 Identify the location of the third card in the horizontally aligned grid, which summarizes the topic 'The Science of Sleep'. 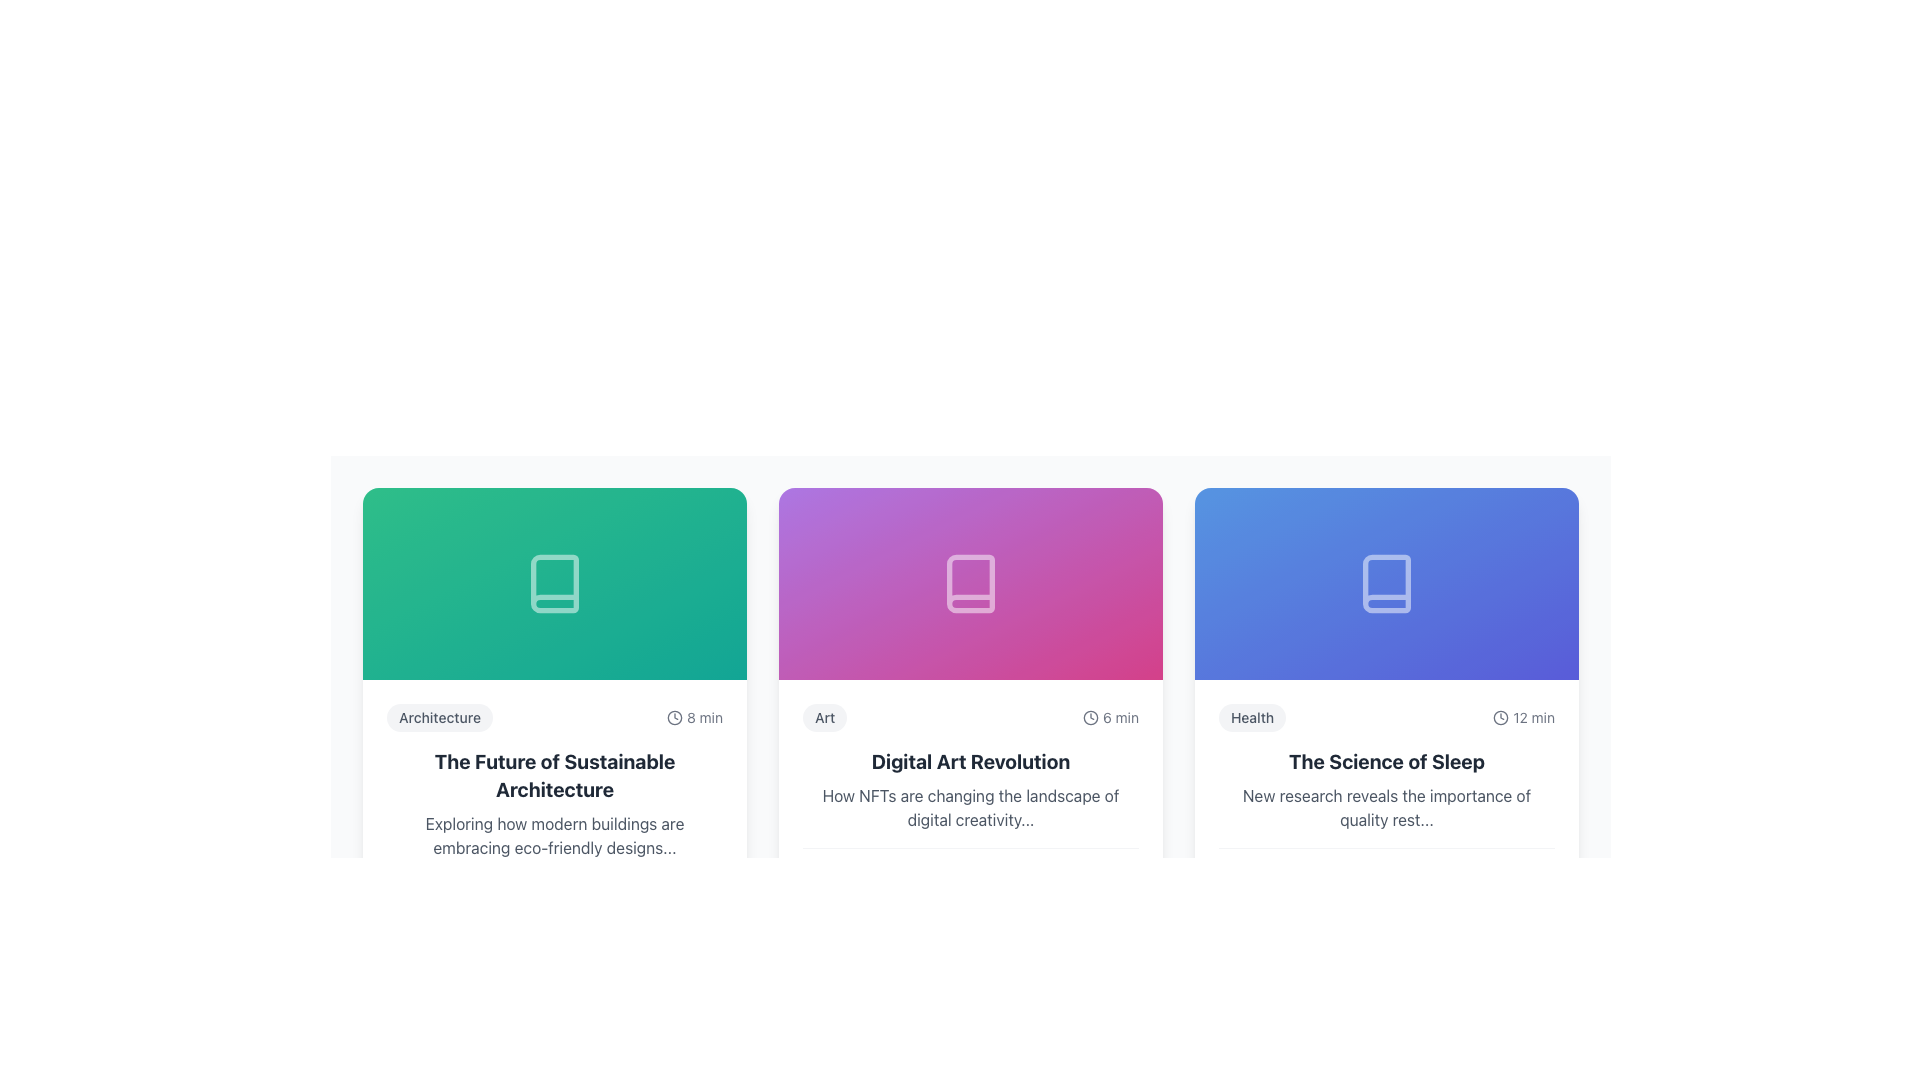
(1386, 720).